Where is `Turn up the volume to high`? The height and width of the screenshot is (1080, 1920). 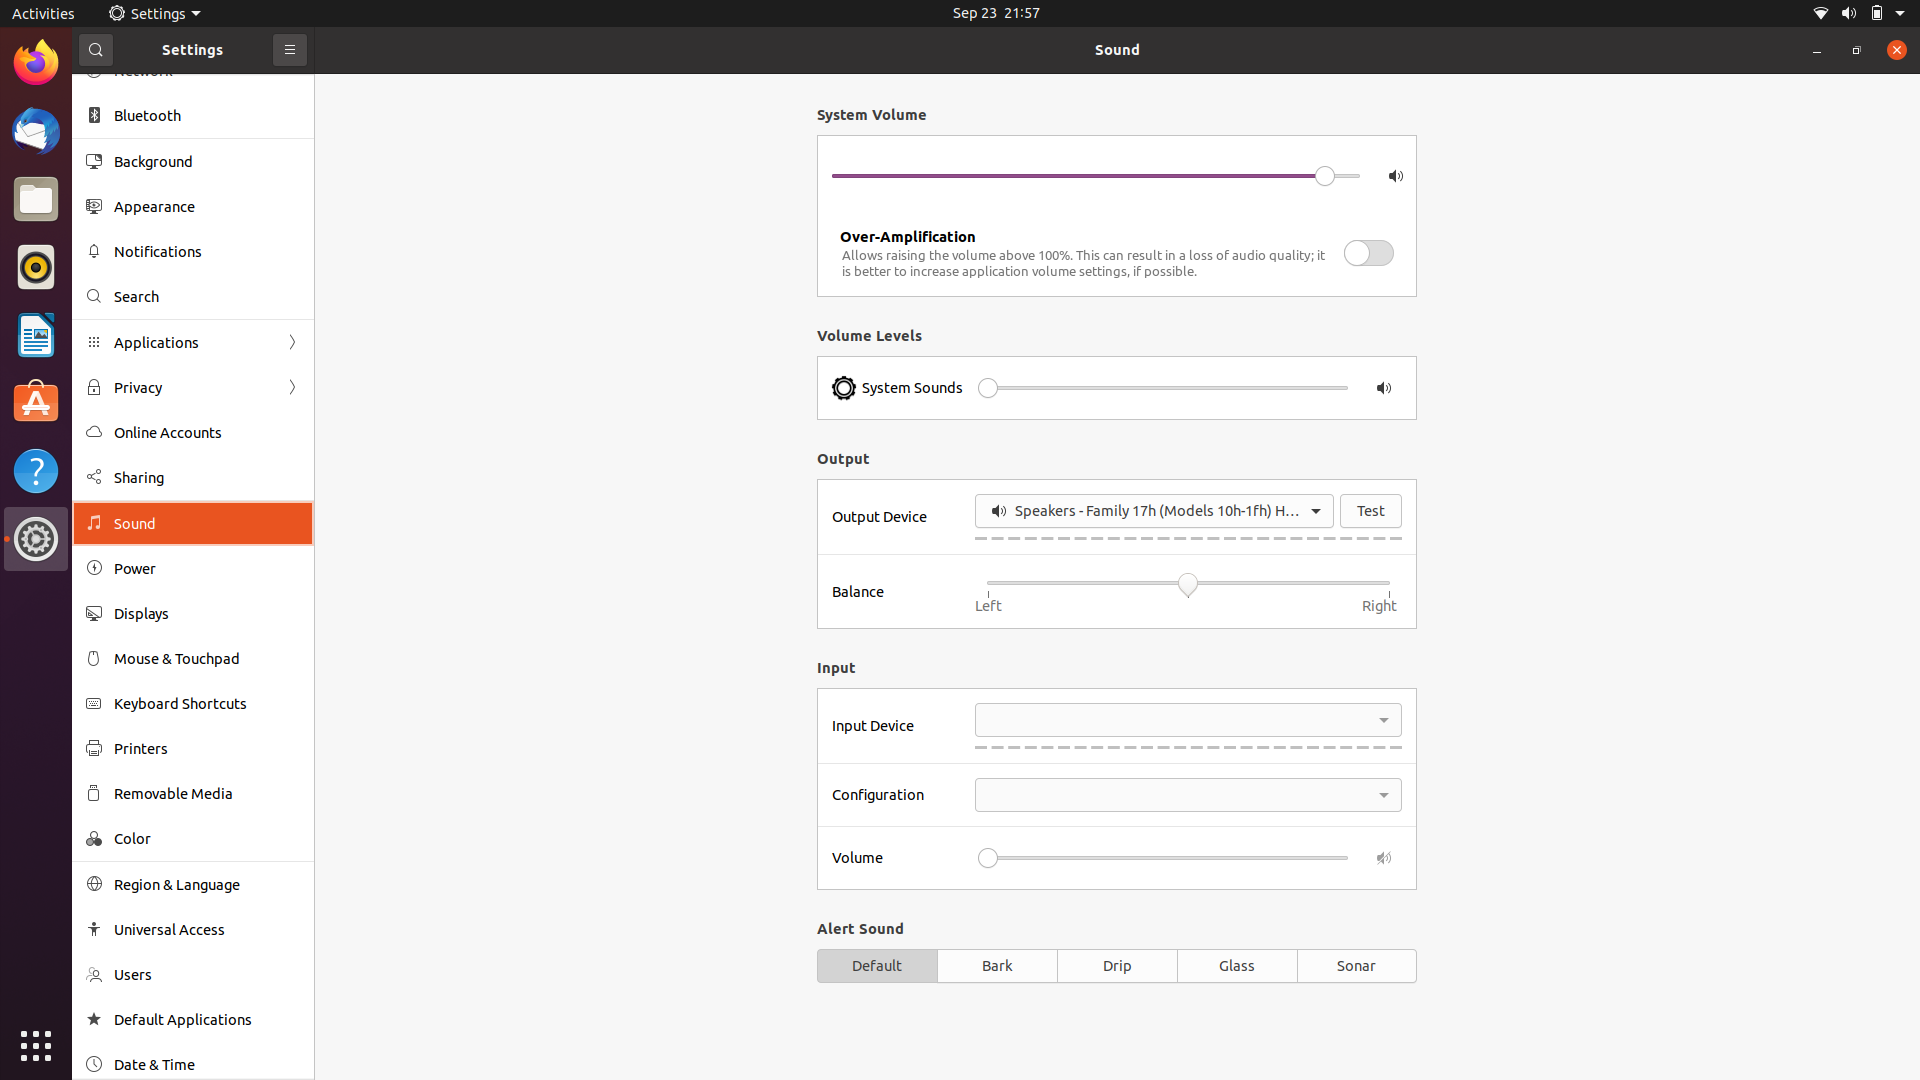
Turn up the volume to high is located at coordinates (1309, 388).